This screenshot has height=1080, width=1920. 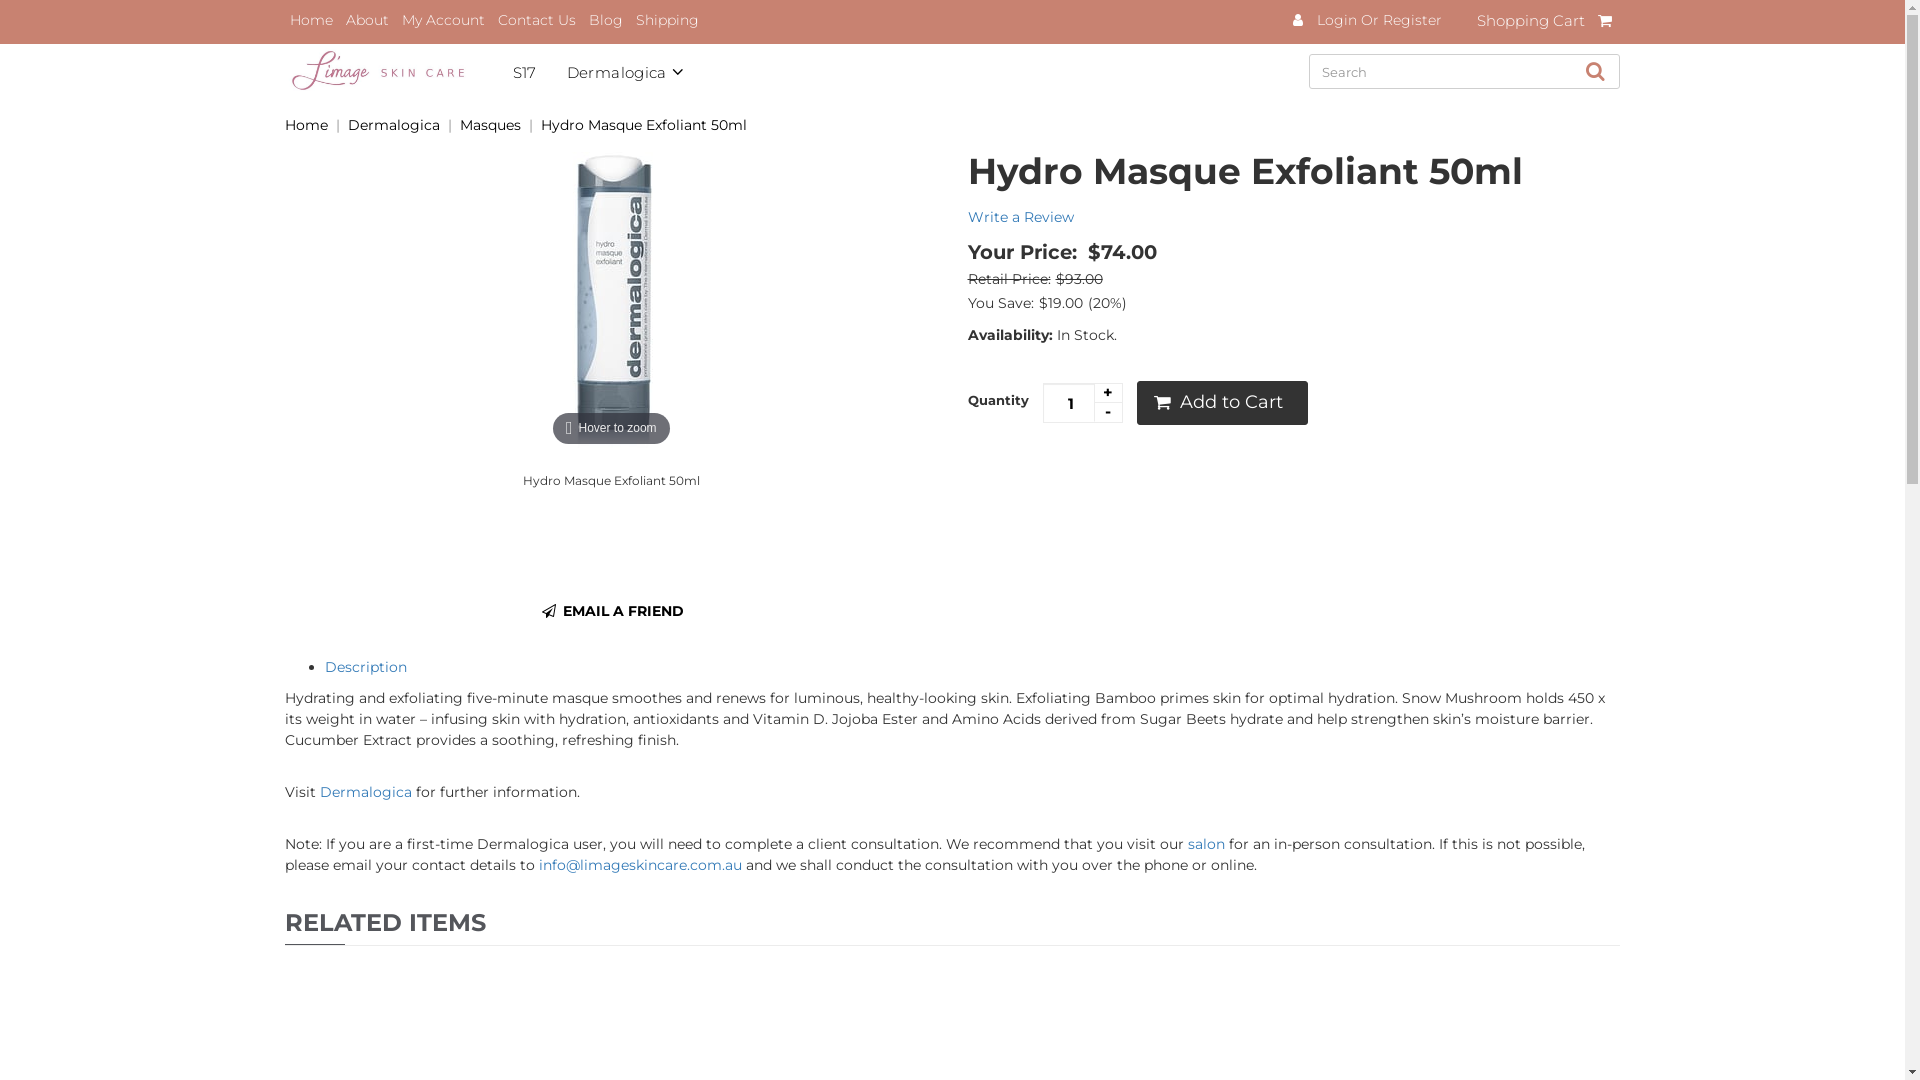 I want to click on 'My Account', so click(x=442, y=19).